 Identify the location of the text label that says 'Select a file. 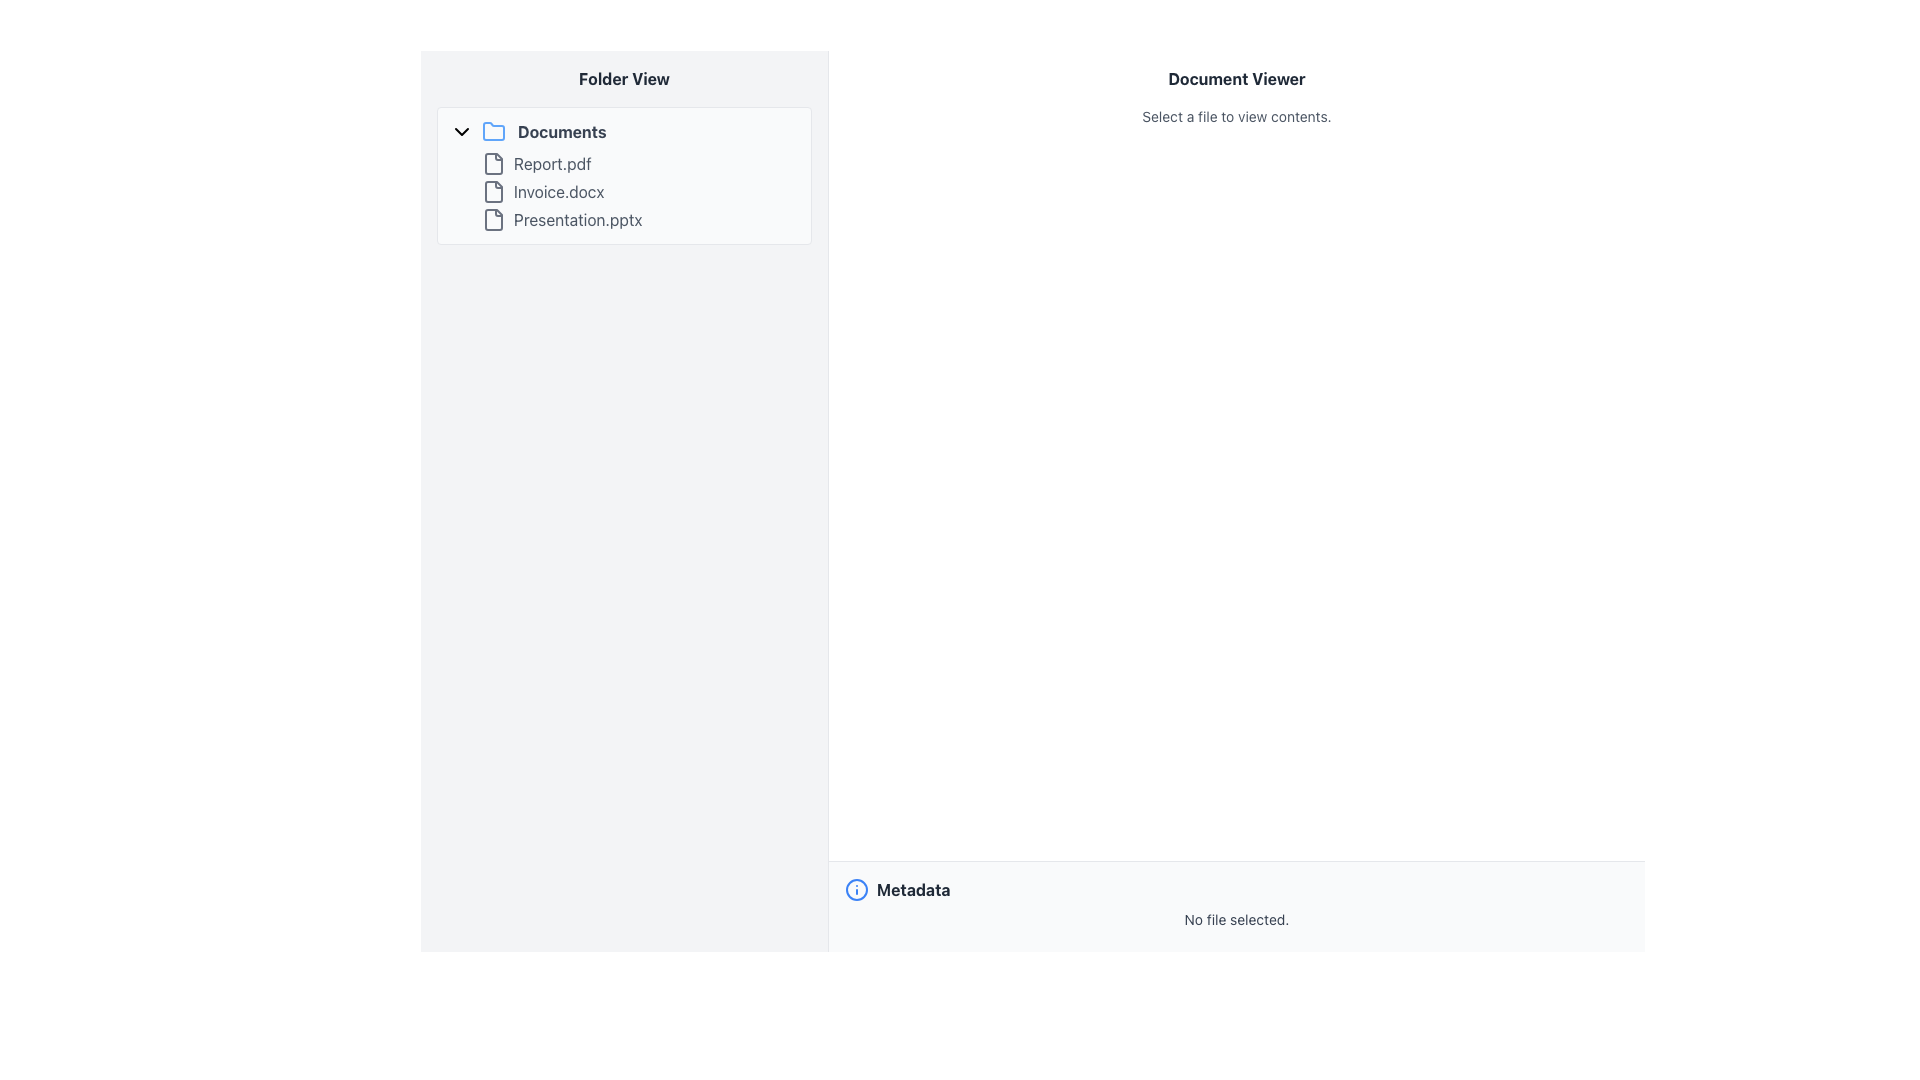
(1236, 116).